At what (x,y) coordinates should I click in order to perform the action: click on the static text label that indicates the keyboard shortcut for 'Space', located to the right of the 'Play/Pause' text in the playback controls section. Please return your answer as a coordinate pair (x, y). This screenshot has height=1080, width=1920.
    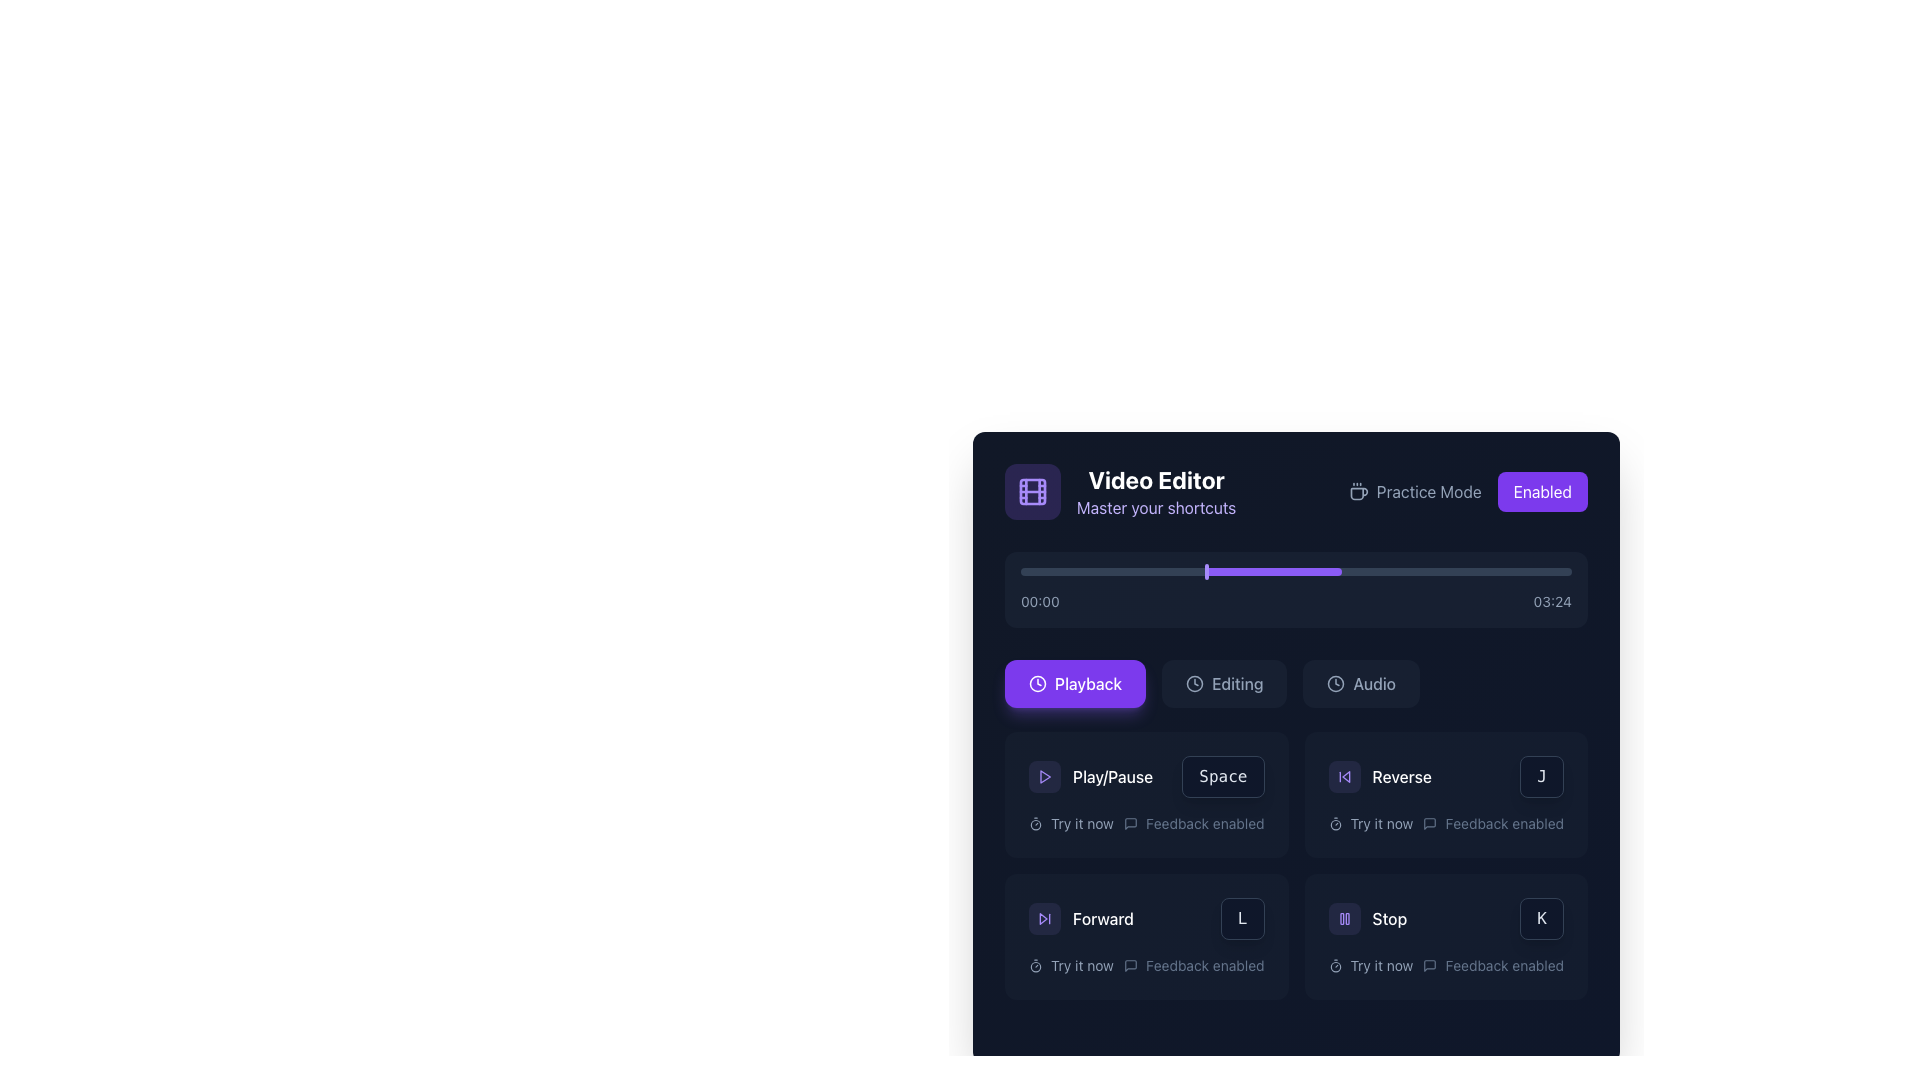
    Looking at the image, I should click on (1222, 775).